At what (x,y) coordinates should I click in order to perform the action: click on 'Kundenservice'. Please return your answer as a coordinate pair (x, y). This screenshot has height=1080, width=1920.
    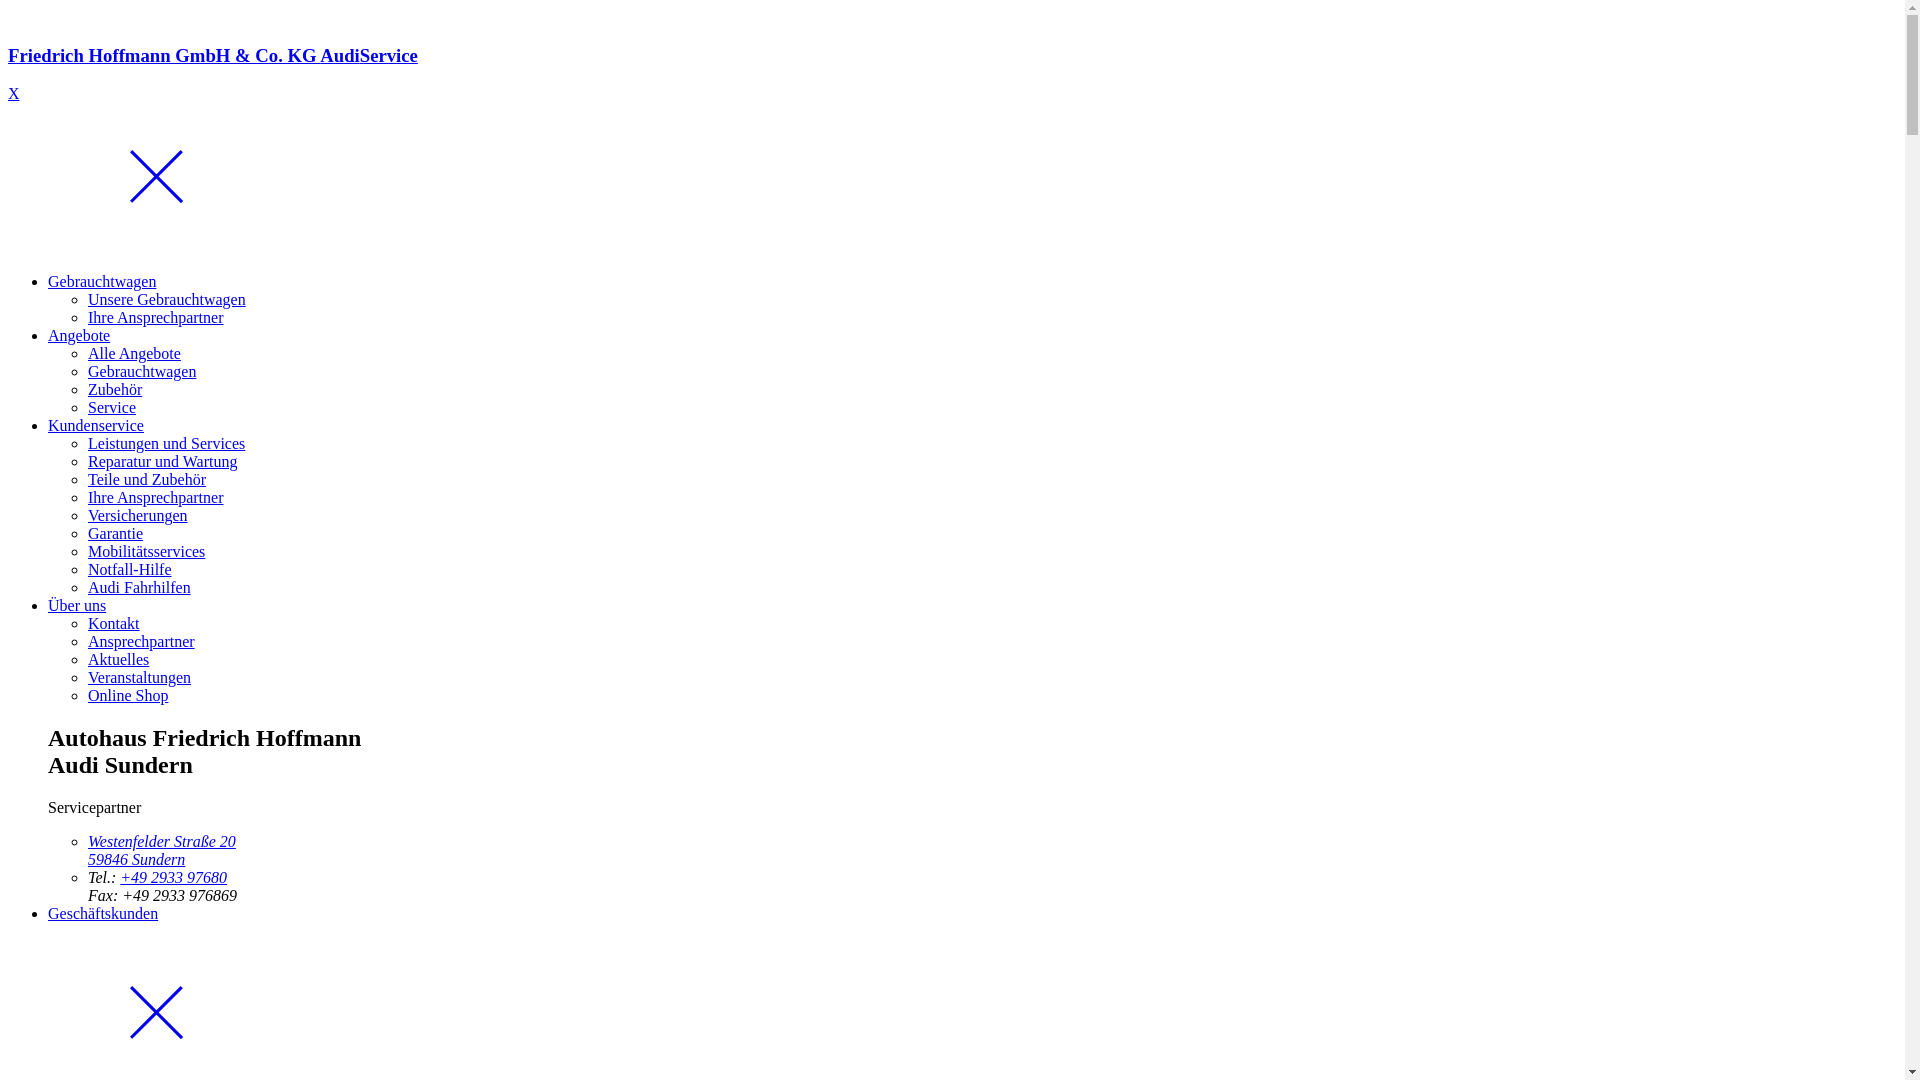
    Looking at the image, I should click on (95, 424).